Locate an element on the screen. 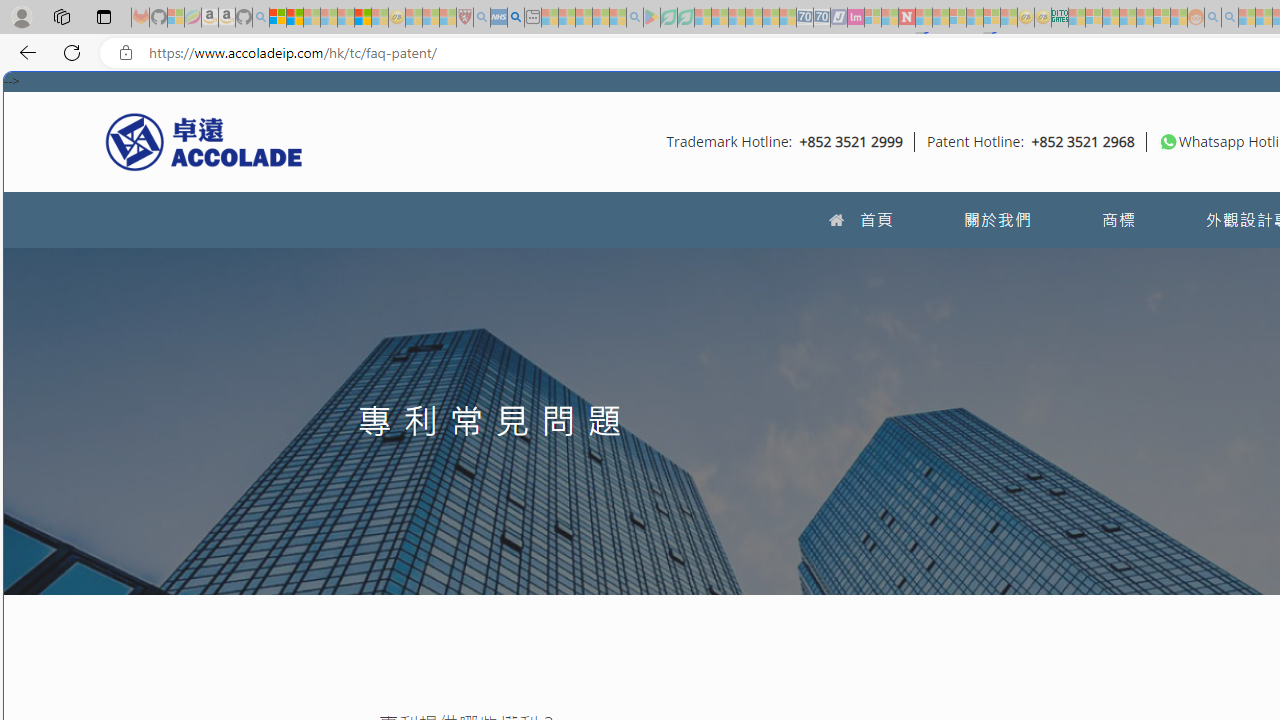 The height and width of the screenshot is (720, 1280). 'Utah sues federal government - Search - Sleeping' is located at coordinates (1229, 17).